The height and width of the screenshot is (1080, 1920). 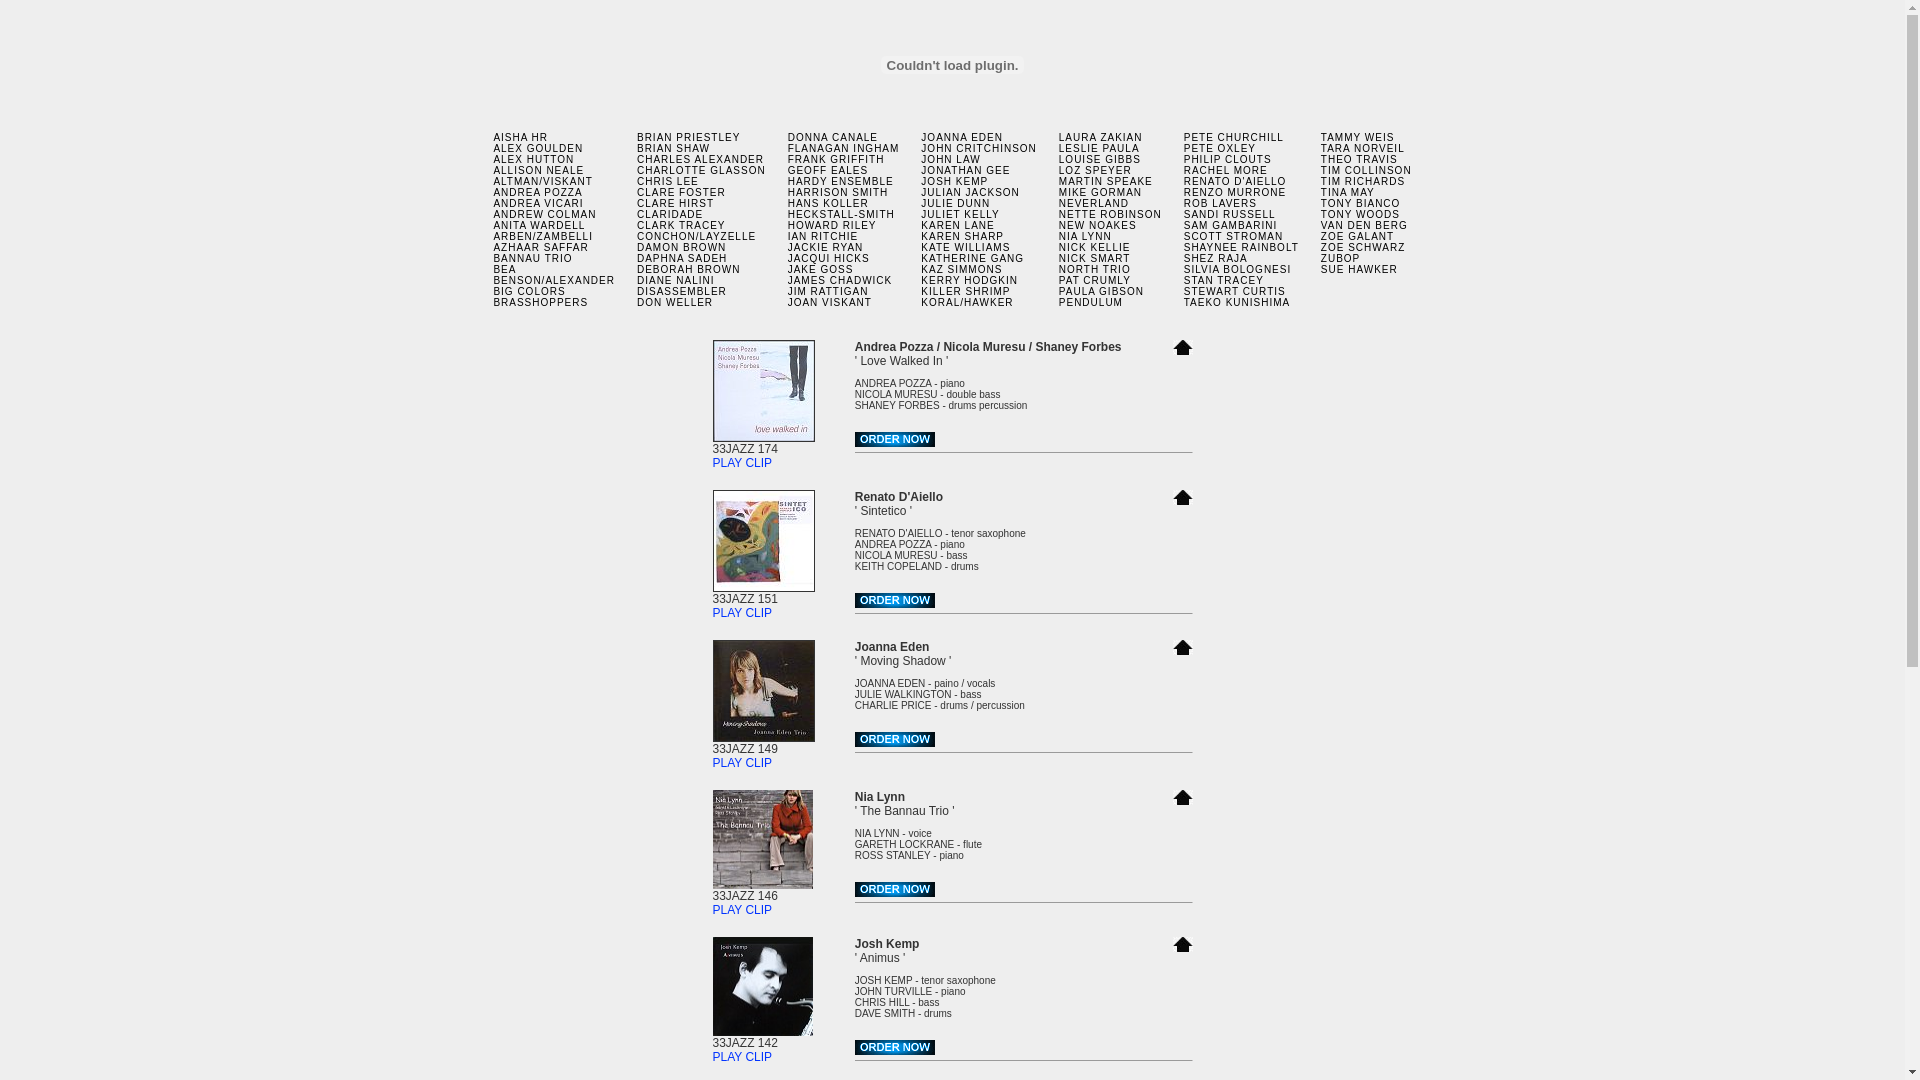 I want to click on 'CHRIS LEE', so click(x=667, y=181).